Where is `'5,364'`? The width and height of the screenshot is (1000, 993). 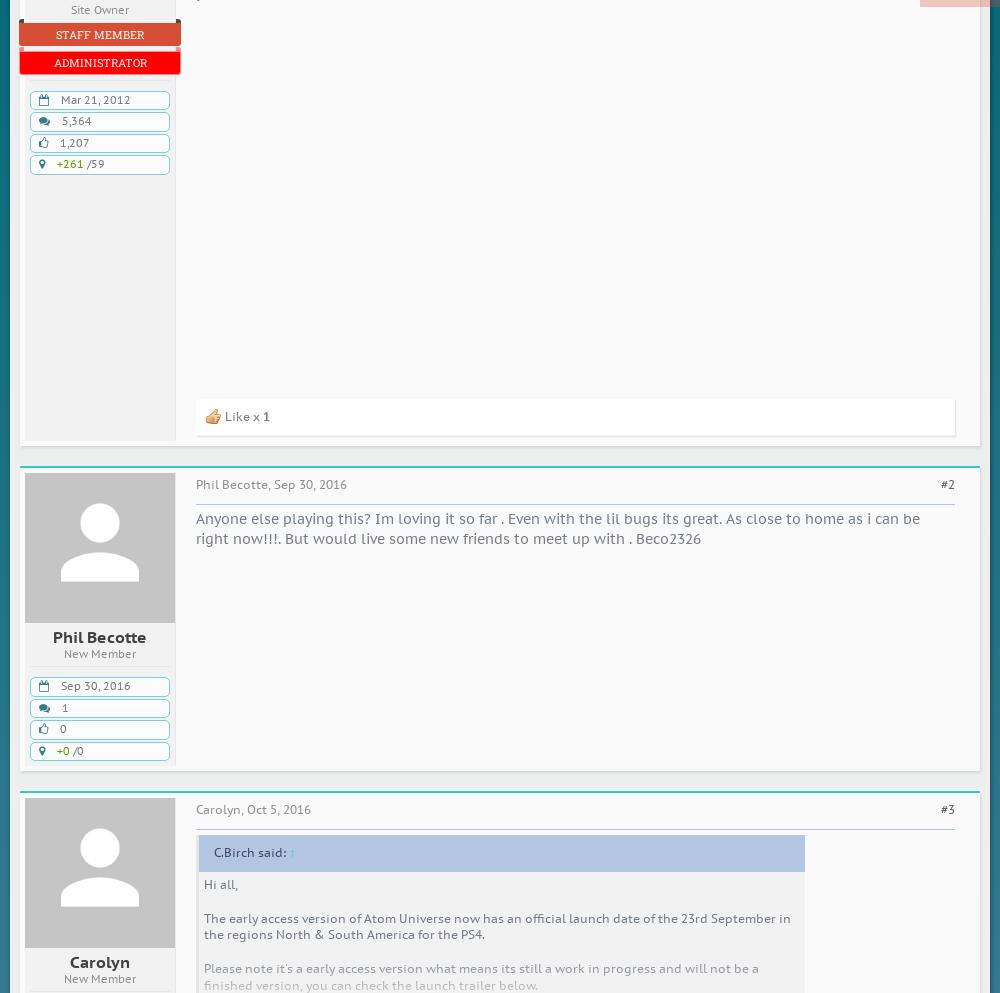
'5,364' is located at coordinates (76, 121).